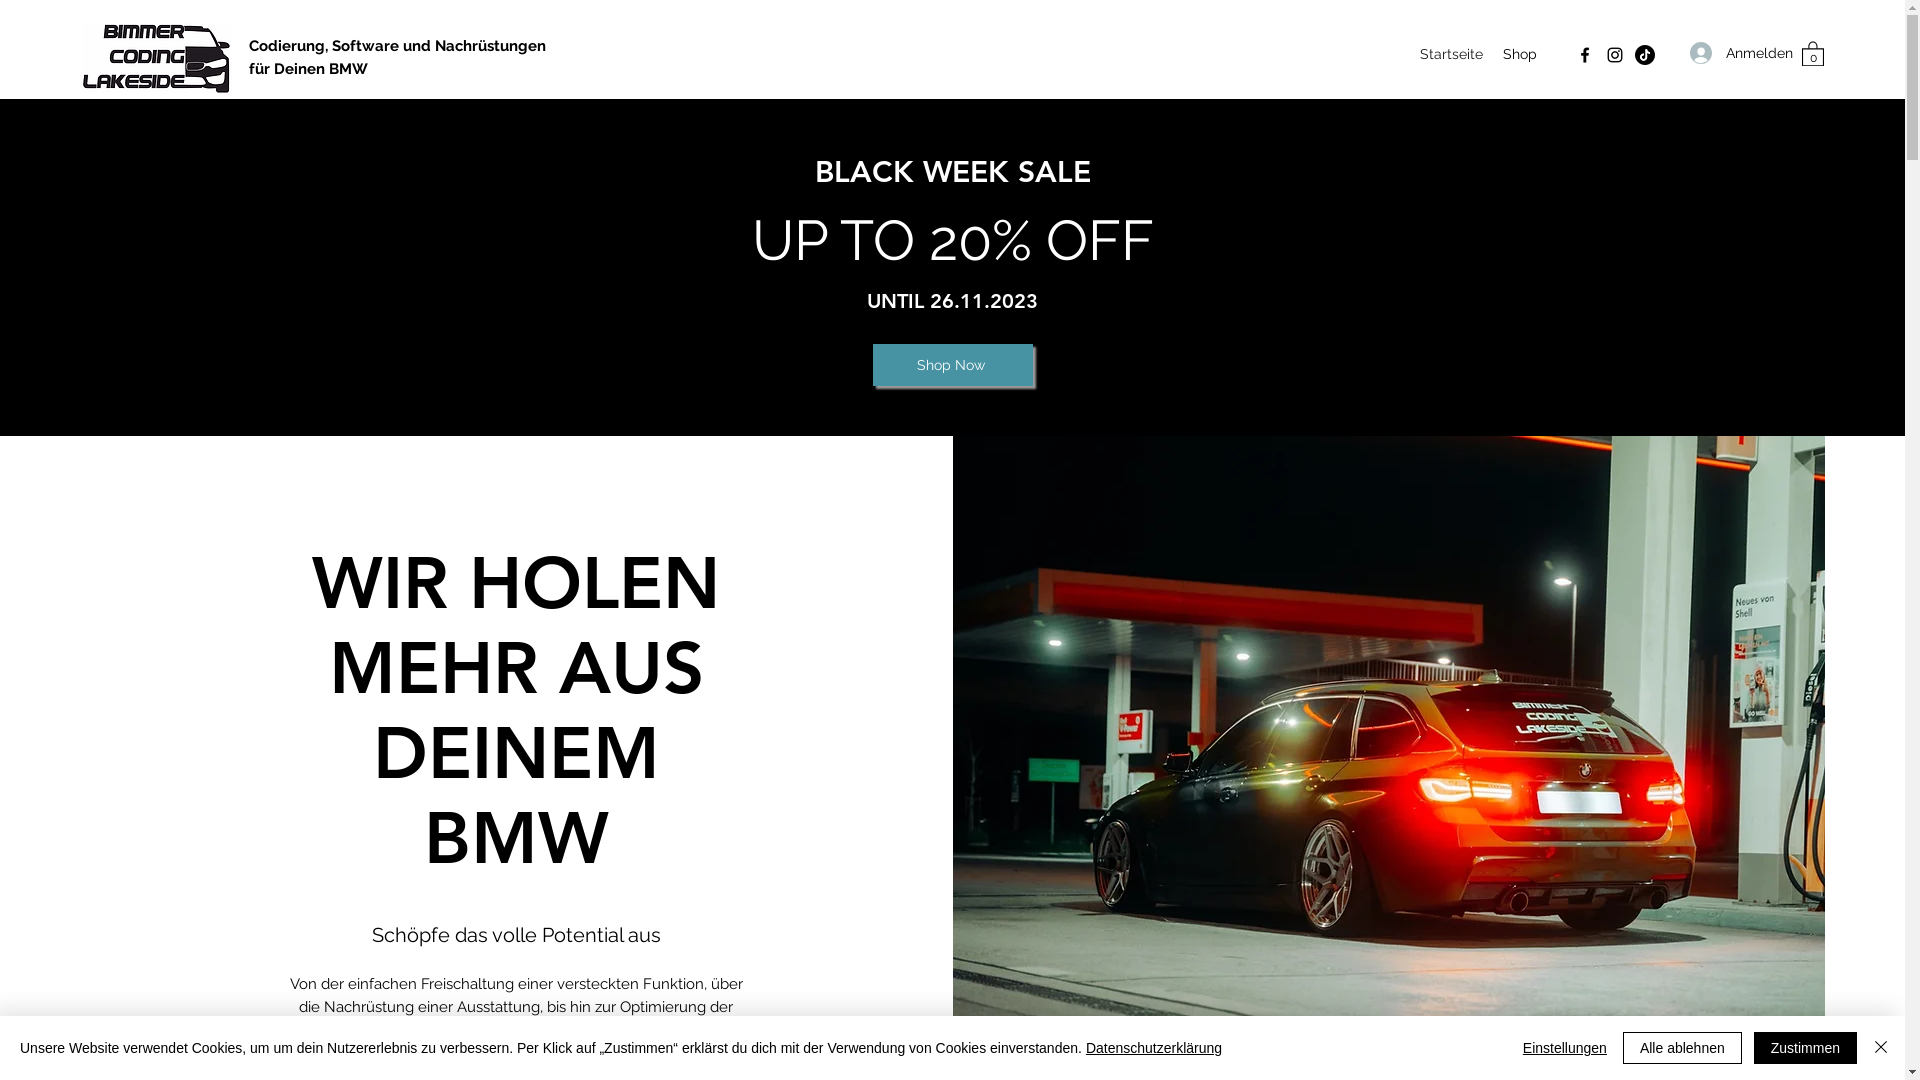 The height and width of the screenshot is (1080, 1920). I want to click on 'Zustimmen', so click(1805, 1047).